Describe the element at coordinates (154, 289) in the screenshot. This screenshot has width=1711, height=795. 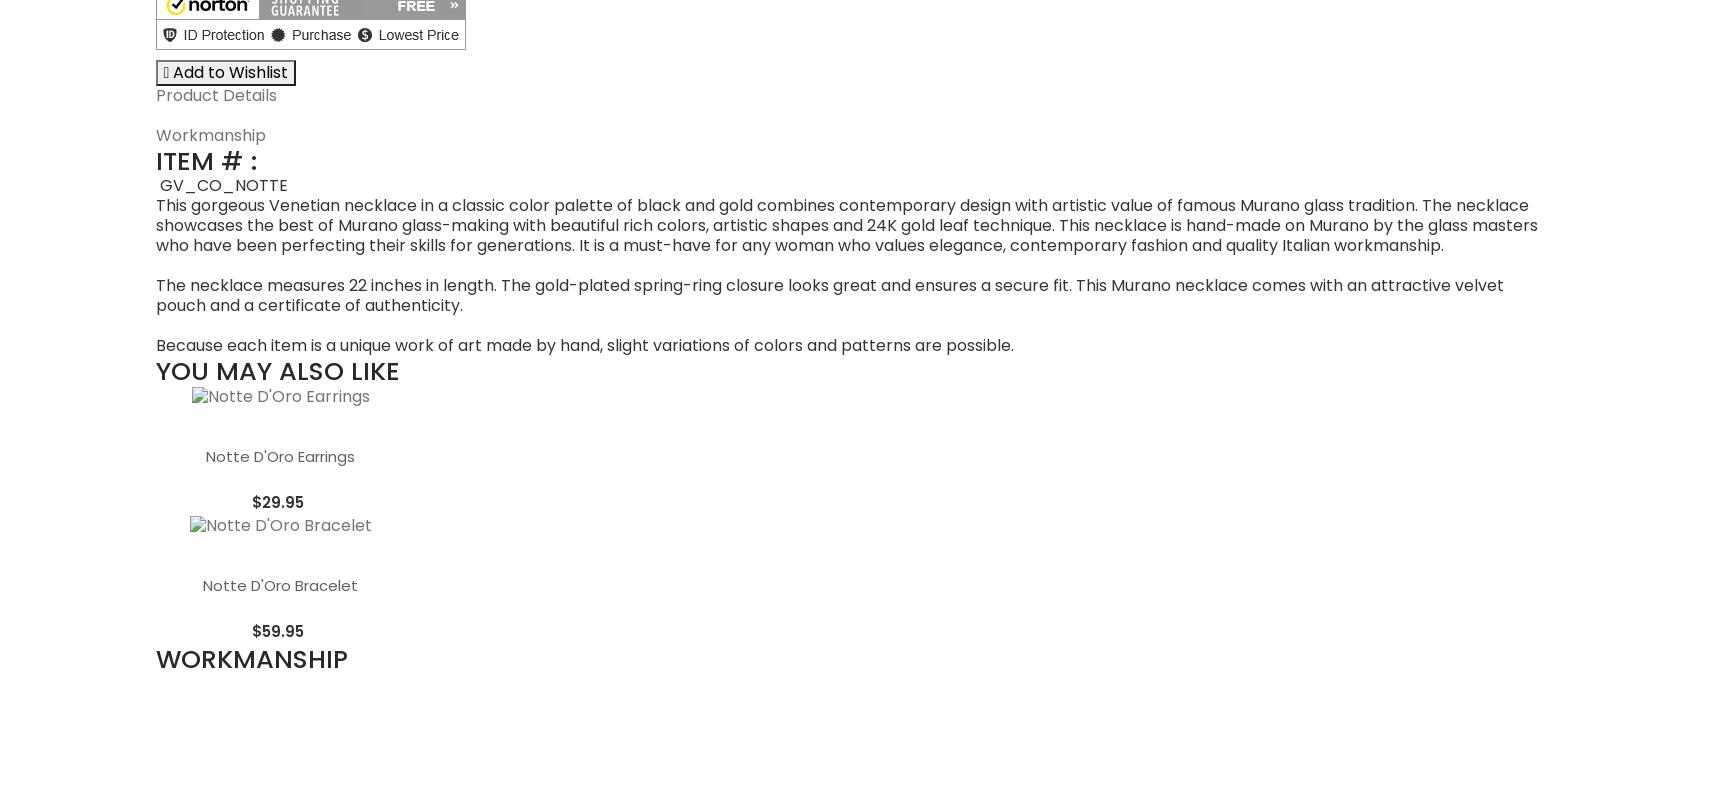
I see `'Workmanship'` at that location.